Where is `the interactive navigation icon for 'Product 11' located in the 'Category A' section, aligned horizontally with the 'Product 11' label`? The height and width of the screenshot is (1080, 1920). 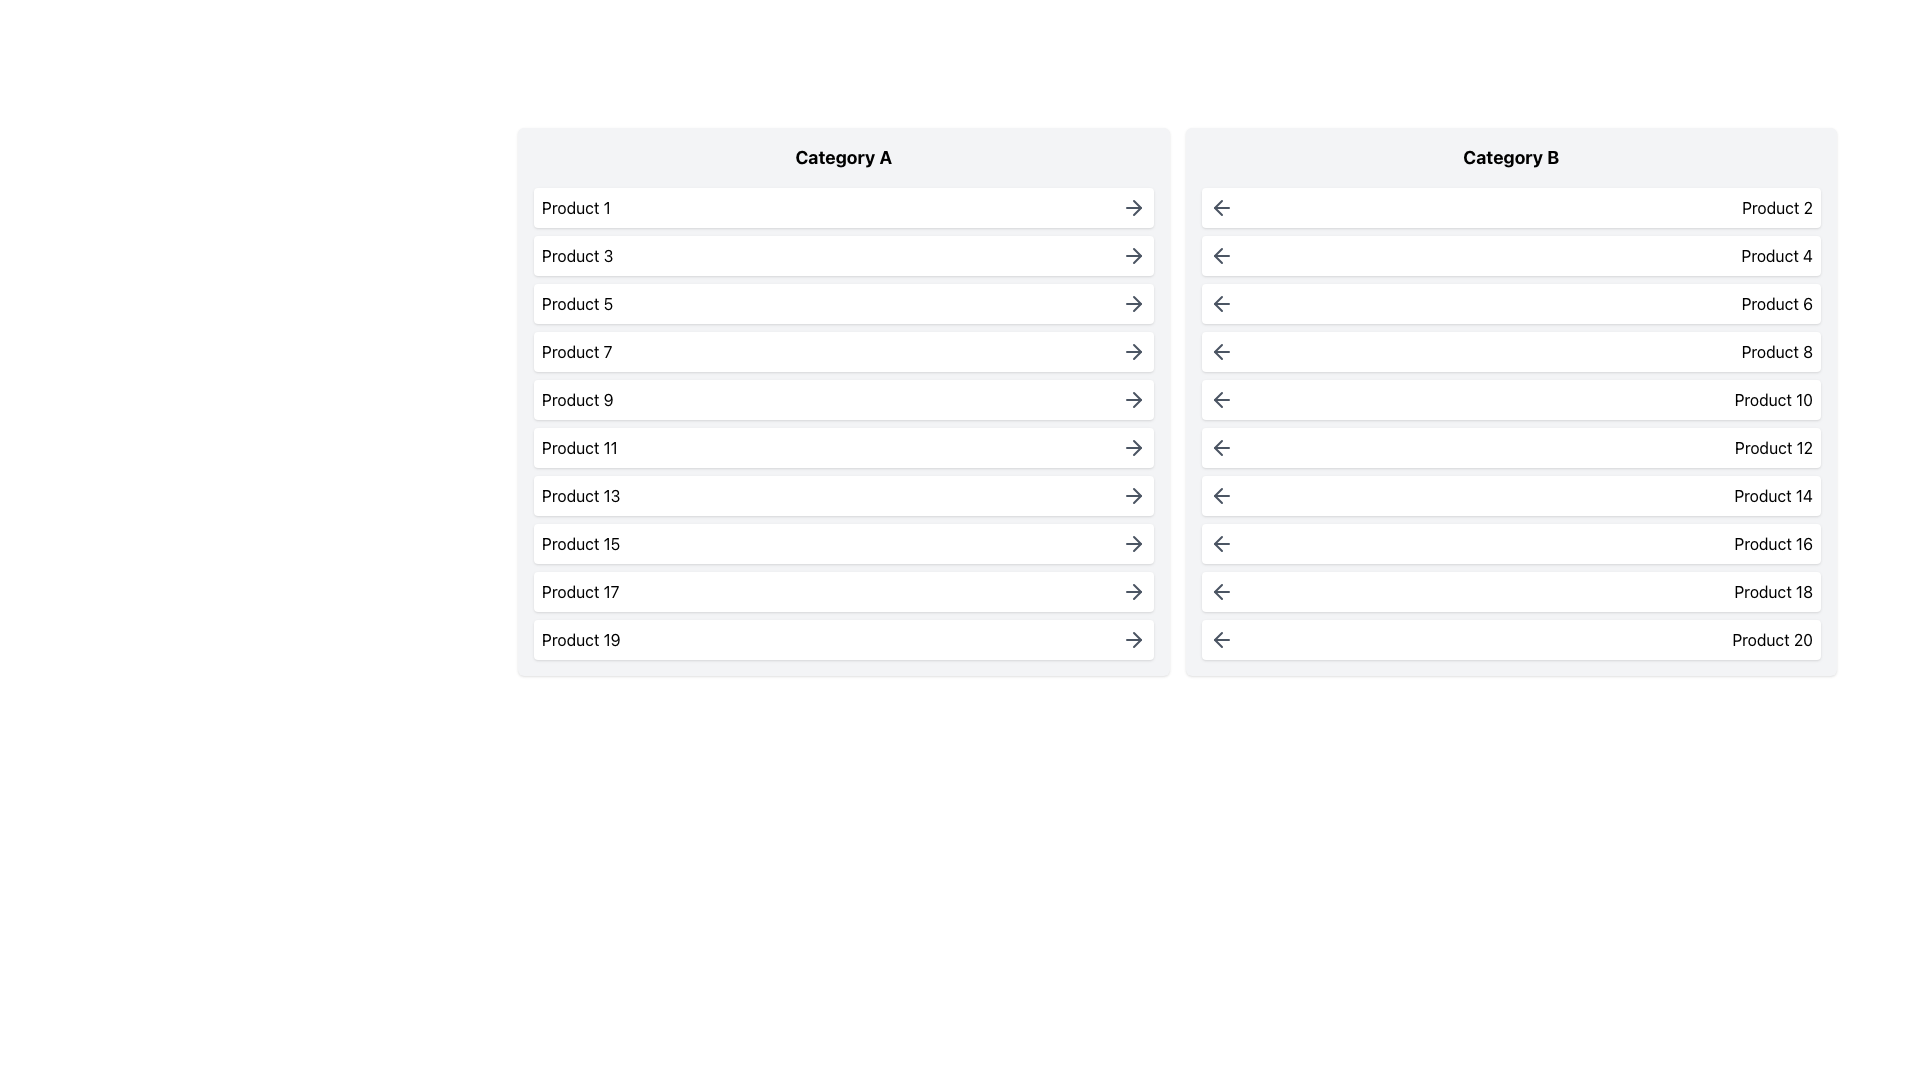 the interactive navigation icon for 'Product 11' located in the 'Category A' section, aligned horizontally with the 'Product 11' label is located at coordinates (1137, 446).